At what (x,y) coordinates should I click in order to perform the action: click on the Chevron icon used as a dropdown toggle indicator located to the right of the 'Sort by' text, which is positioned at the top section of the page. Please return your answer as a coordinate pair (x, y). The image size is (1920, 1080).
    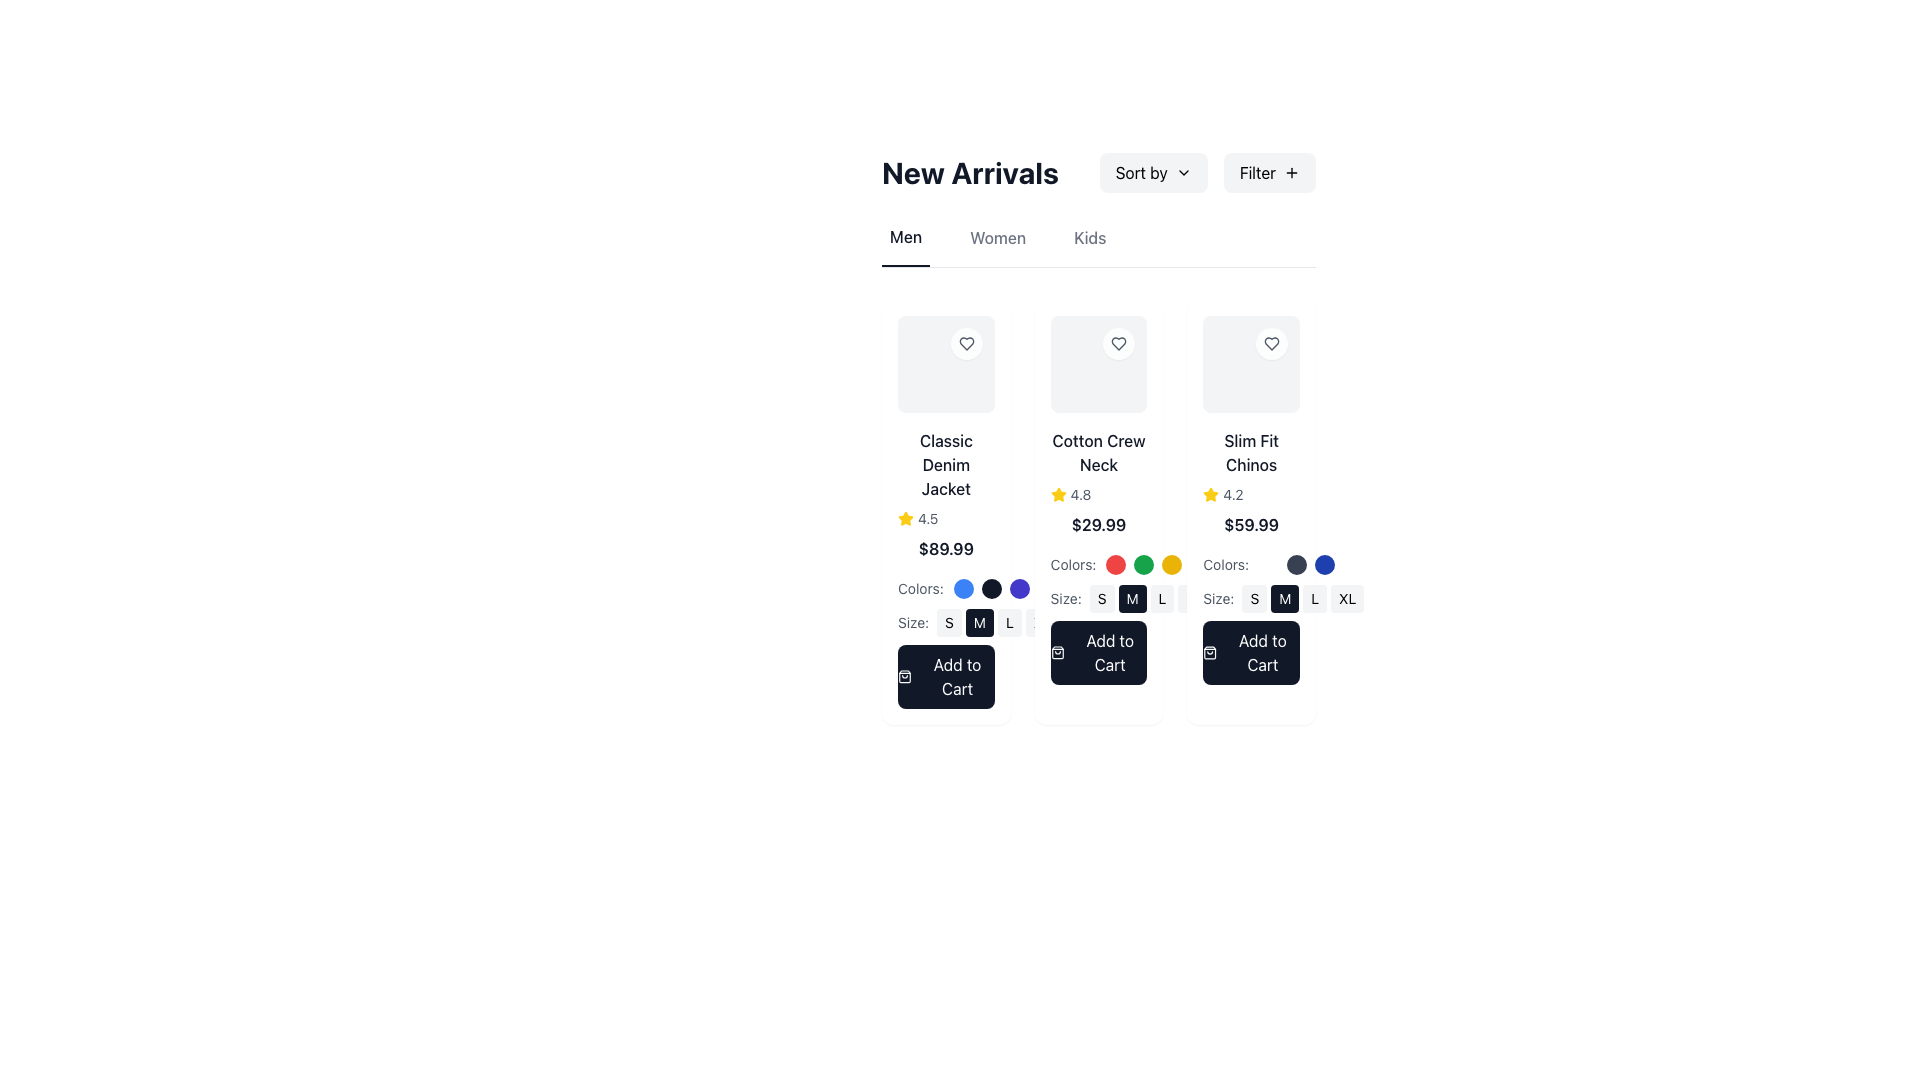
    Looking at the image, I should click on (1183, 172).